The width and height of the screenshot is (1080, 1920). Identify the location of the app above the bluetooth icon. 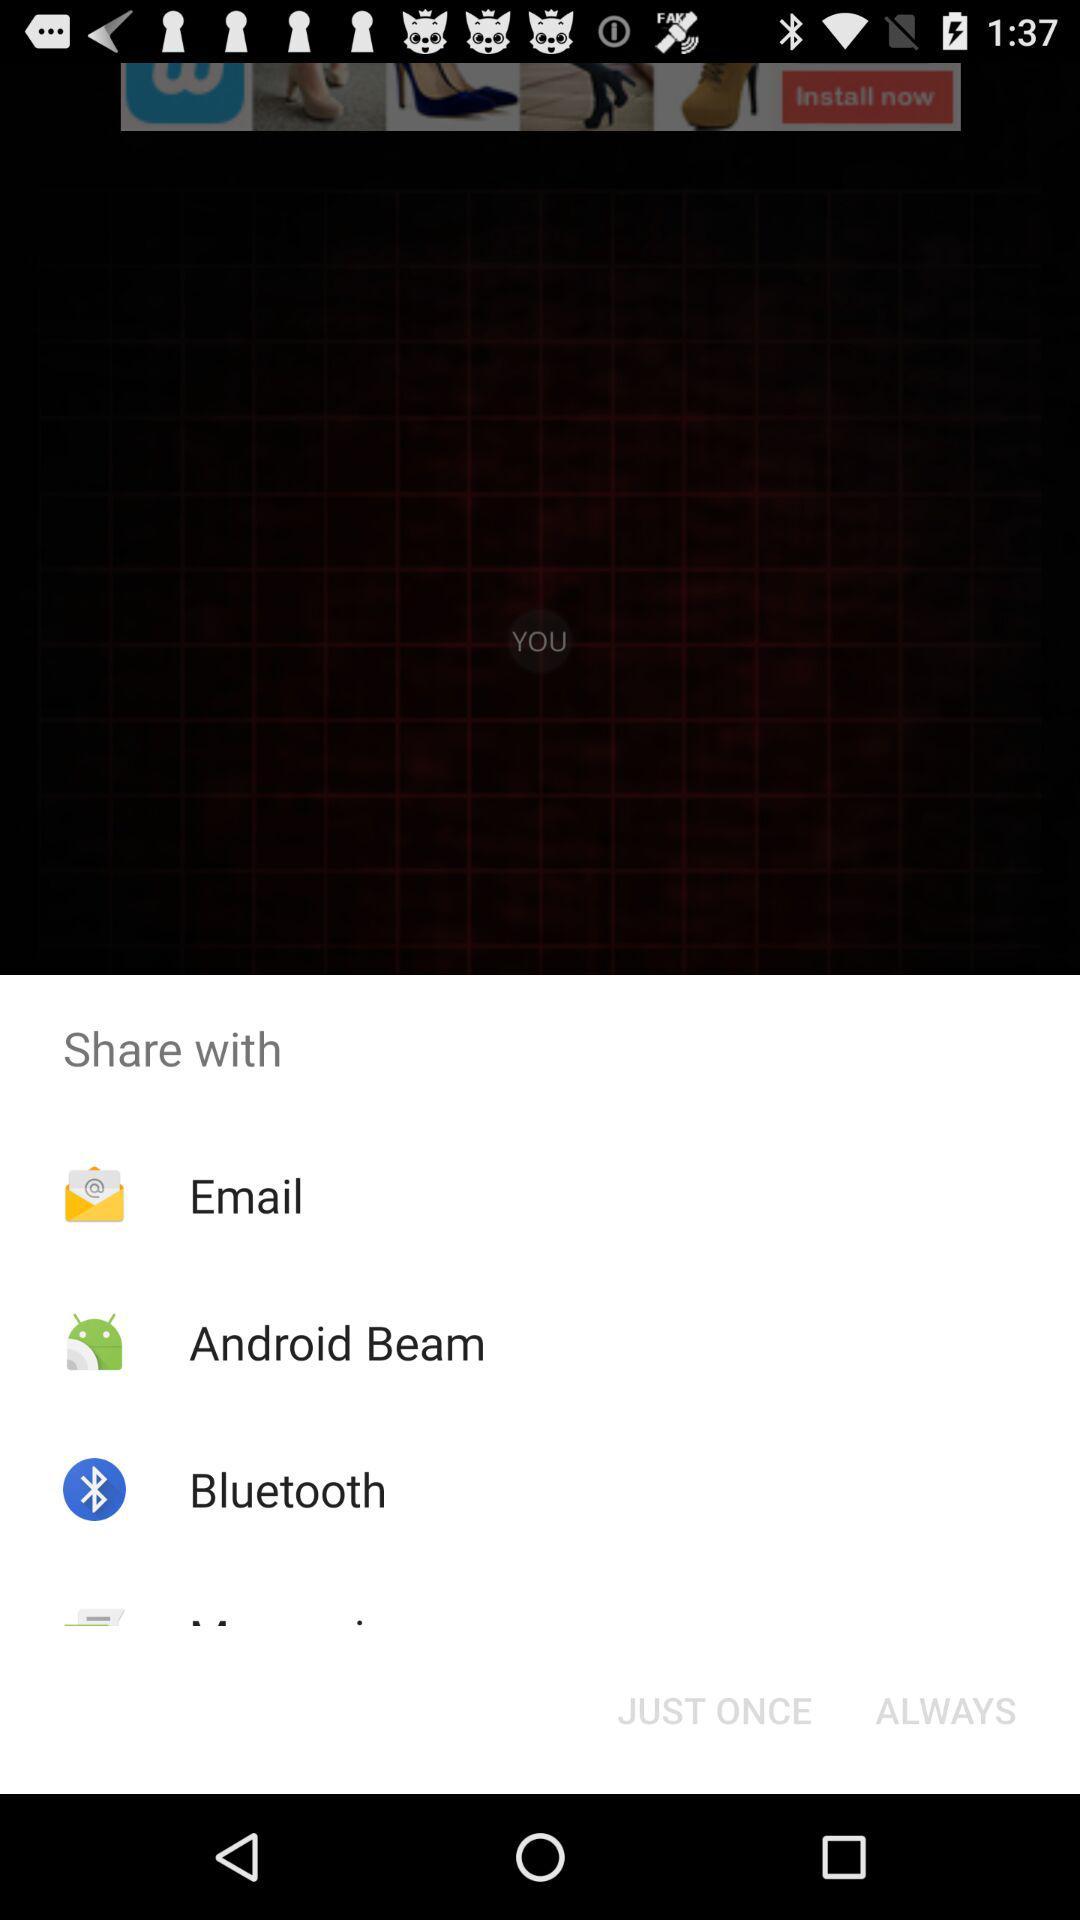
(336, 1342).